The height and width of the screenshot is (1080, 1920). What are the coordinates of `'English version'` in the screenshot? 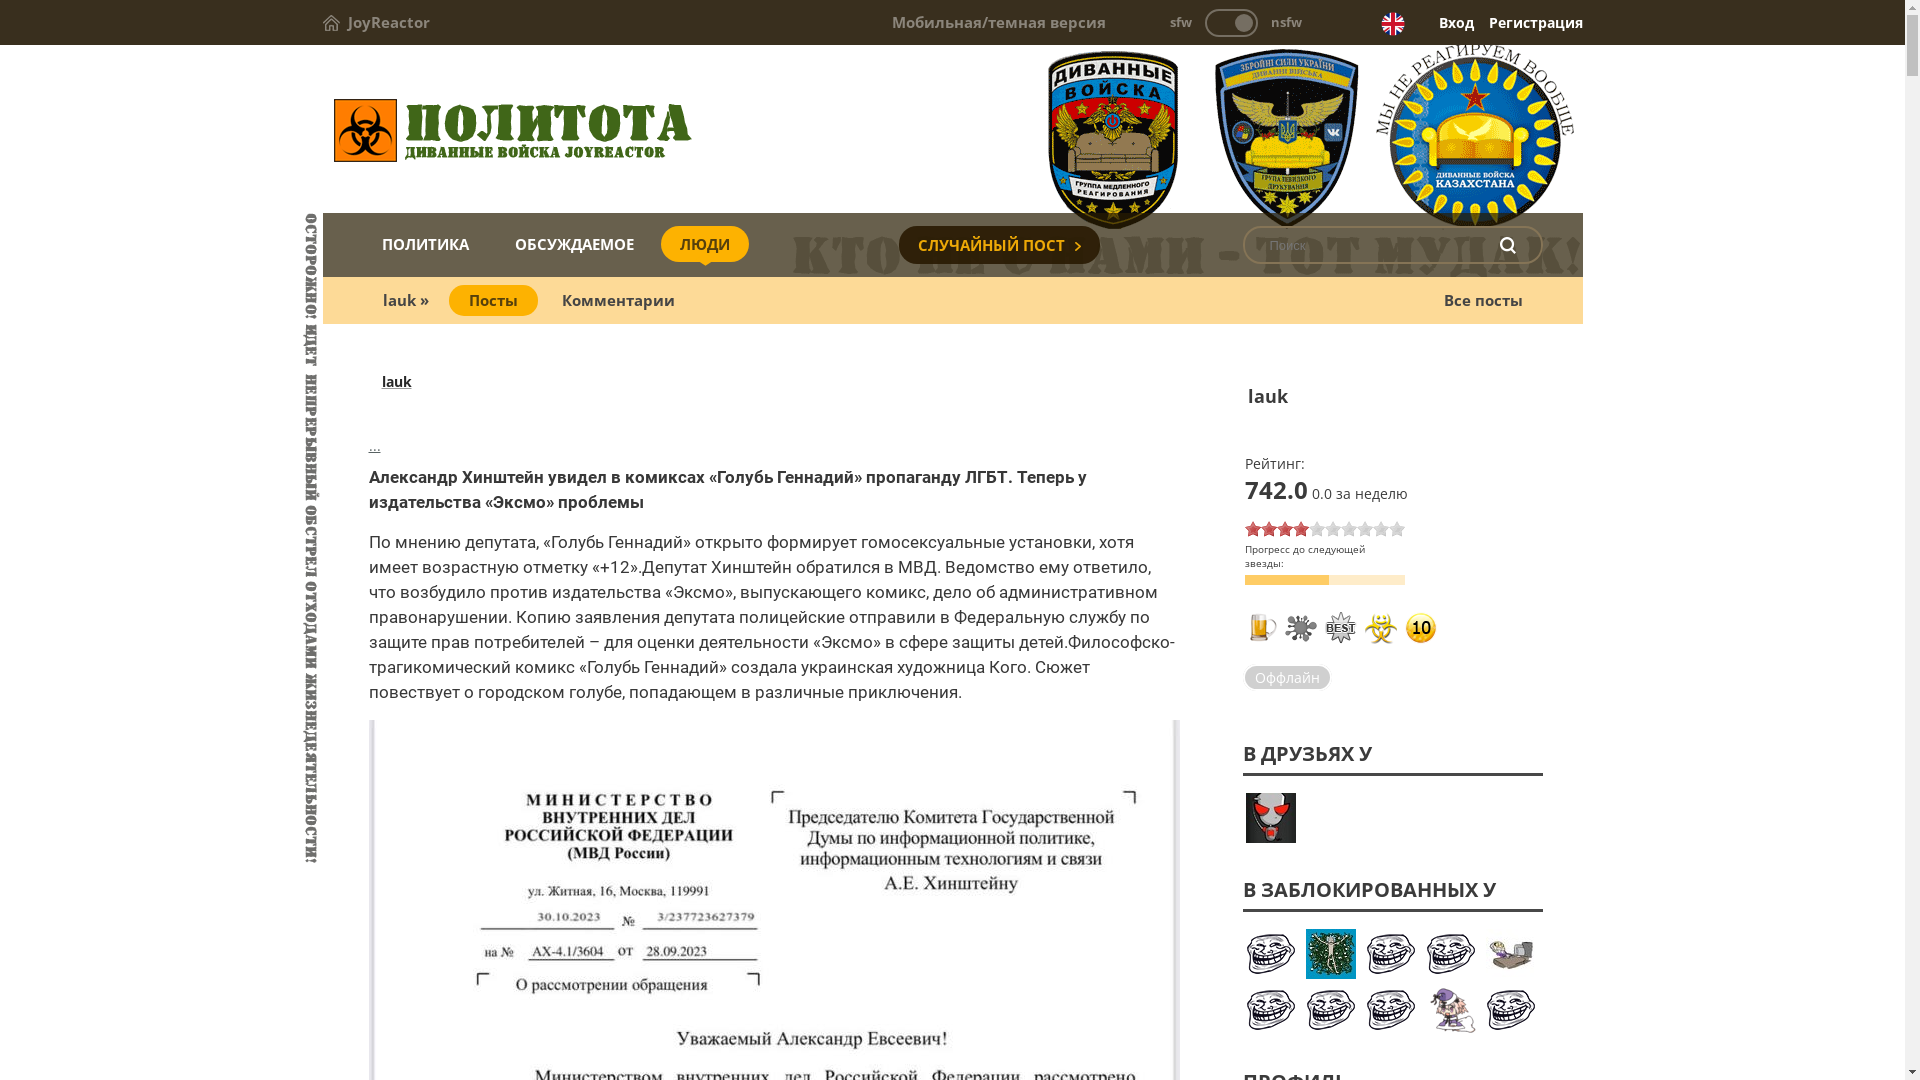 It's located at (1391, 23).